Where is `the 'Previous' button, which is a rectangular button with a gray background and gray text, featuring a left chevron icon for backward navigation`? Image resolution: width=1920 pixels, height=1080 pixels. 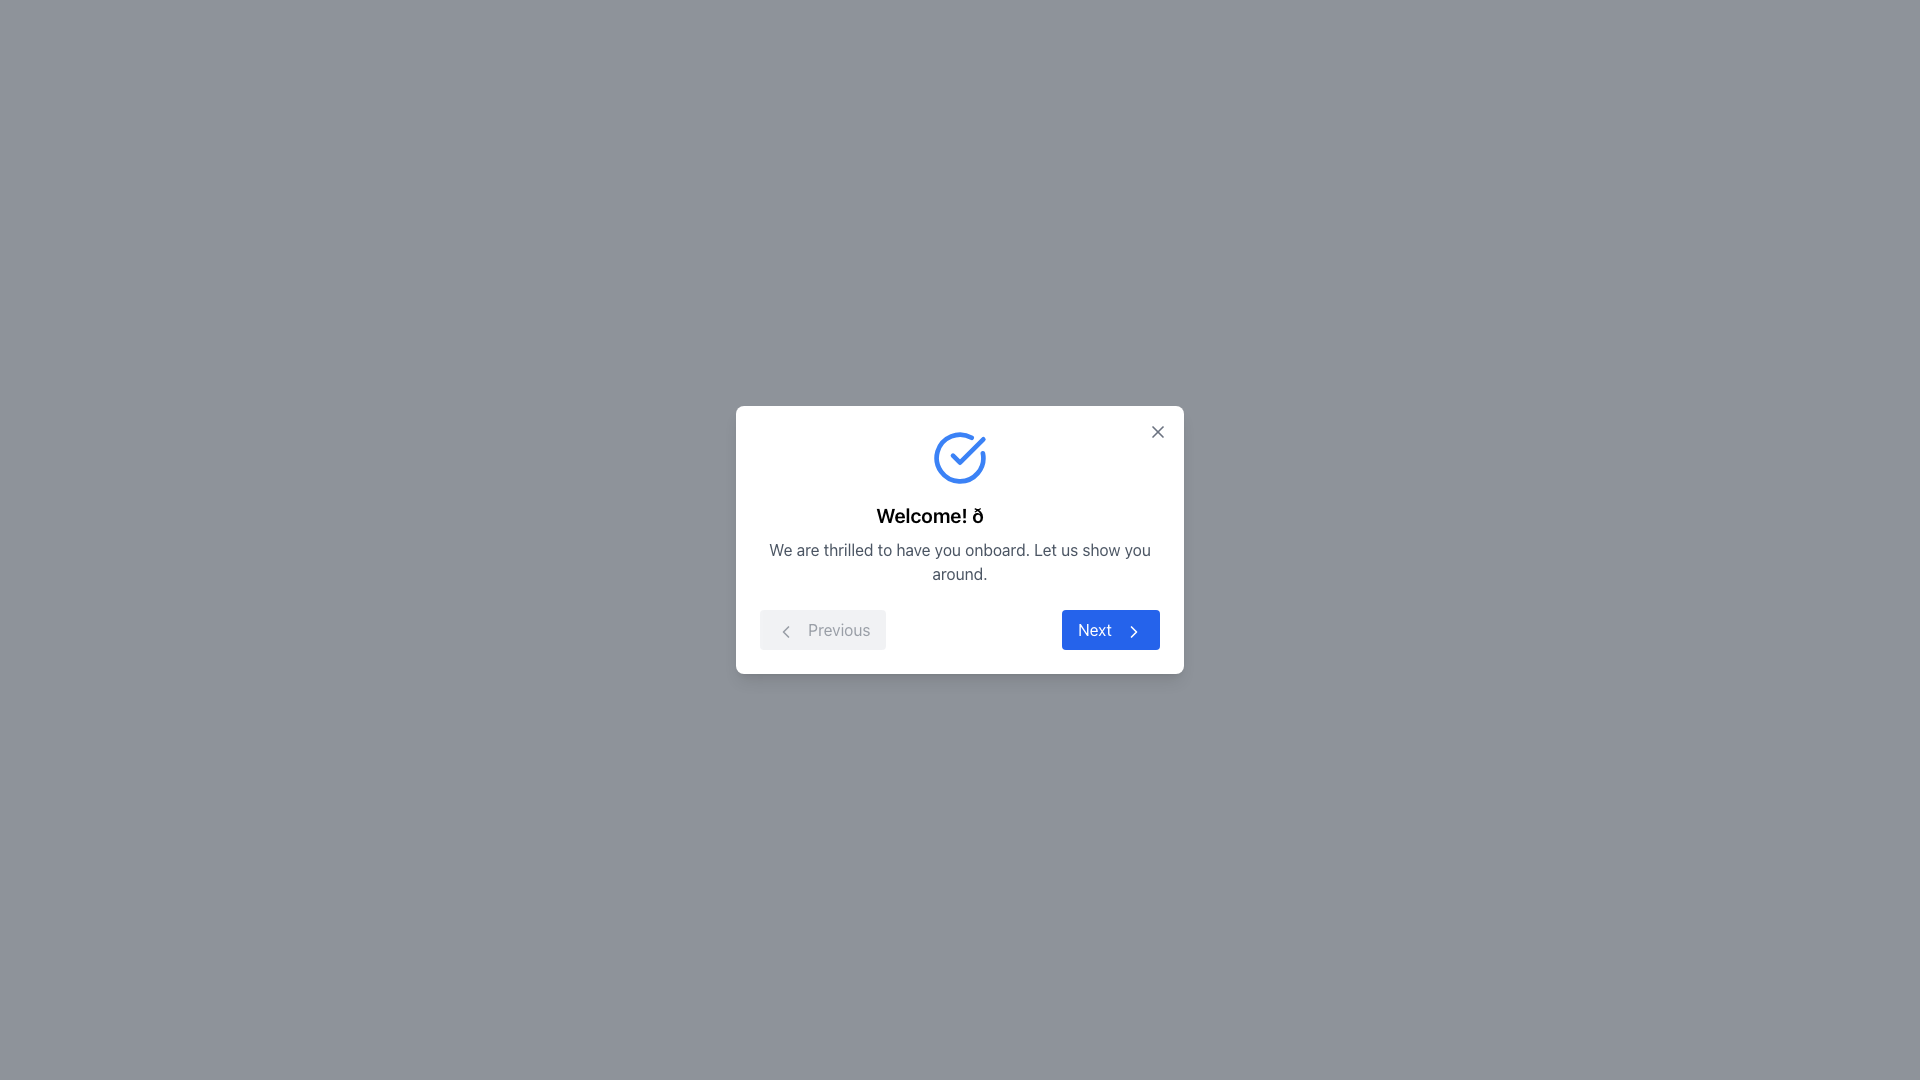 the 'Previous' button, which is a rectangular button with a gray background and gray text, featuring a left chevron icon for backward navigation is located at coordinates (823, 628).